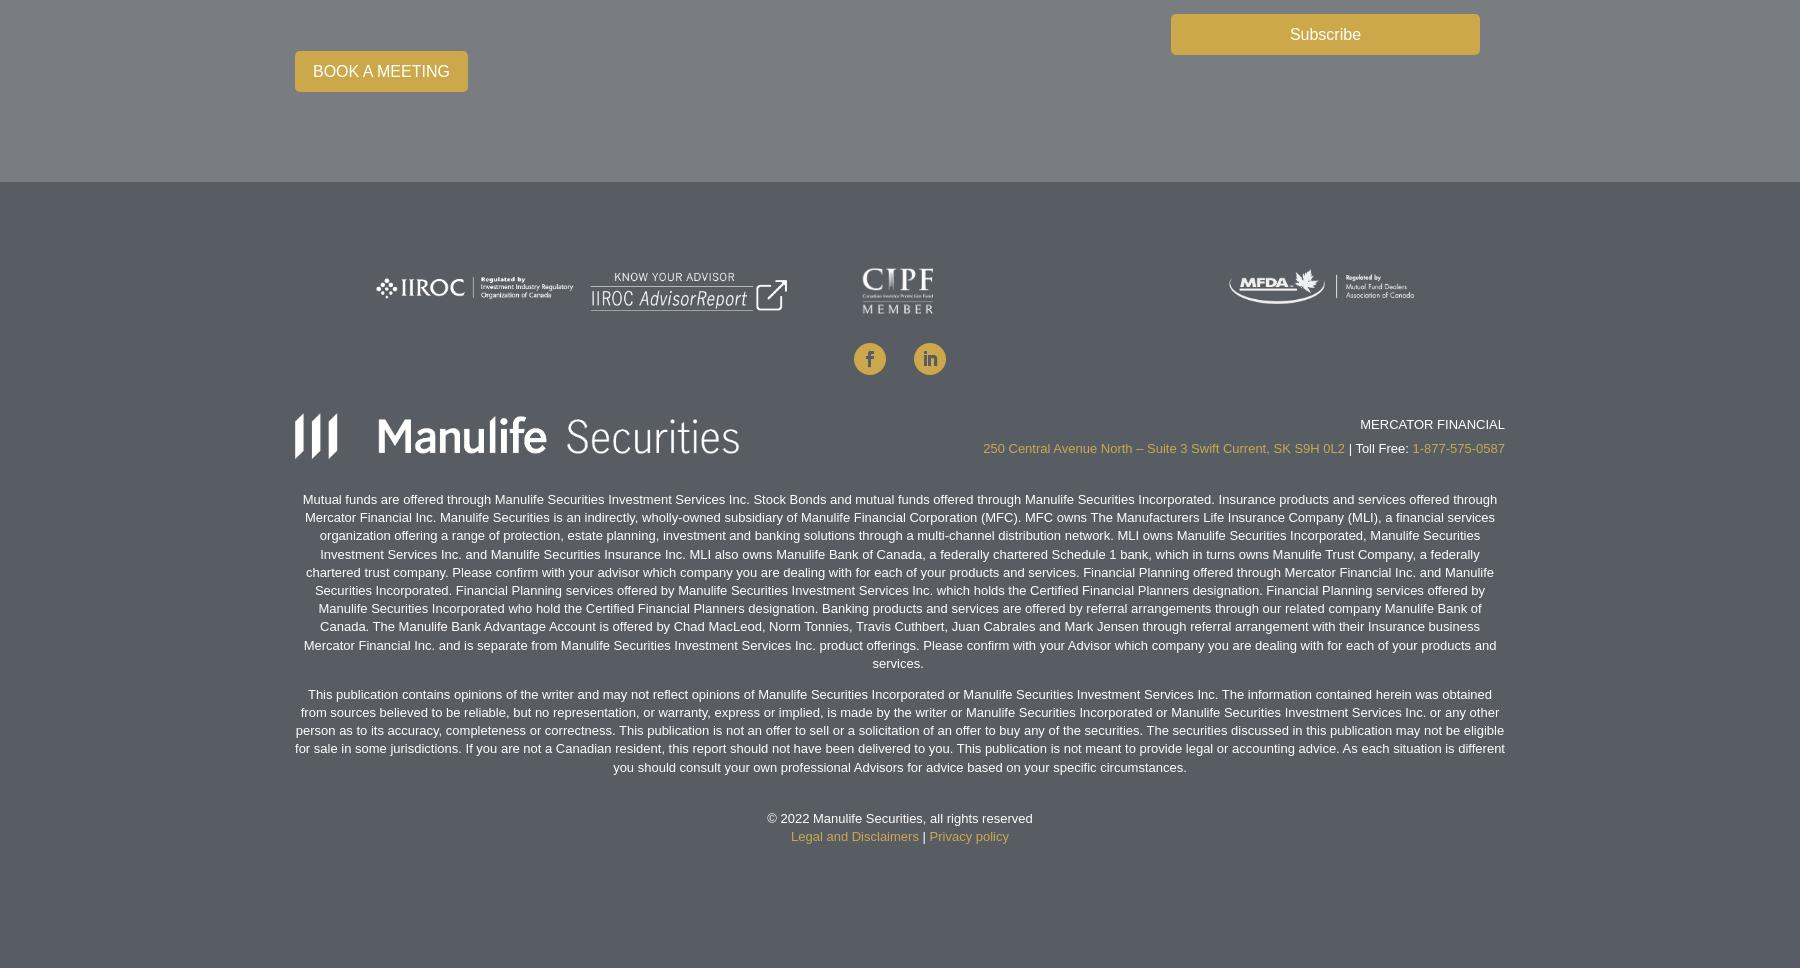 This screenshot has height=968, width=1800. Describe the element at coordinates (805, 589) in the screenshot. I see `'Manulife Securities Investment Services Inc.'` at that location.